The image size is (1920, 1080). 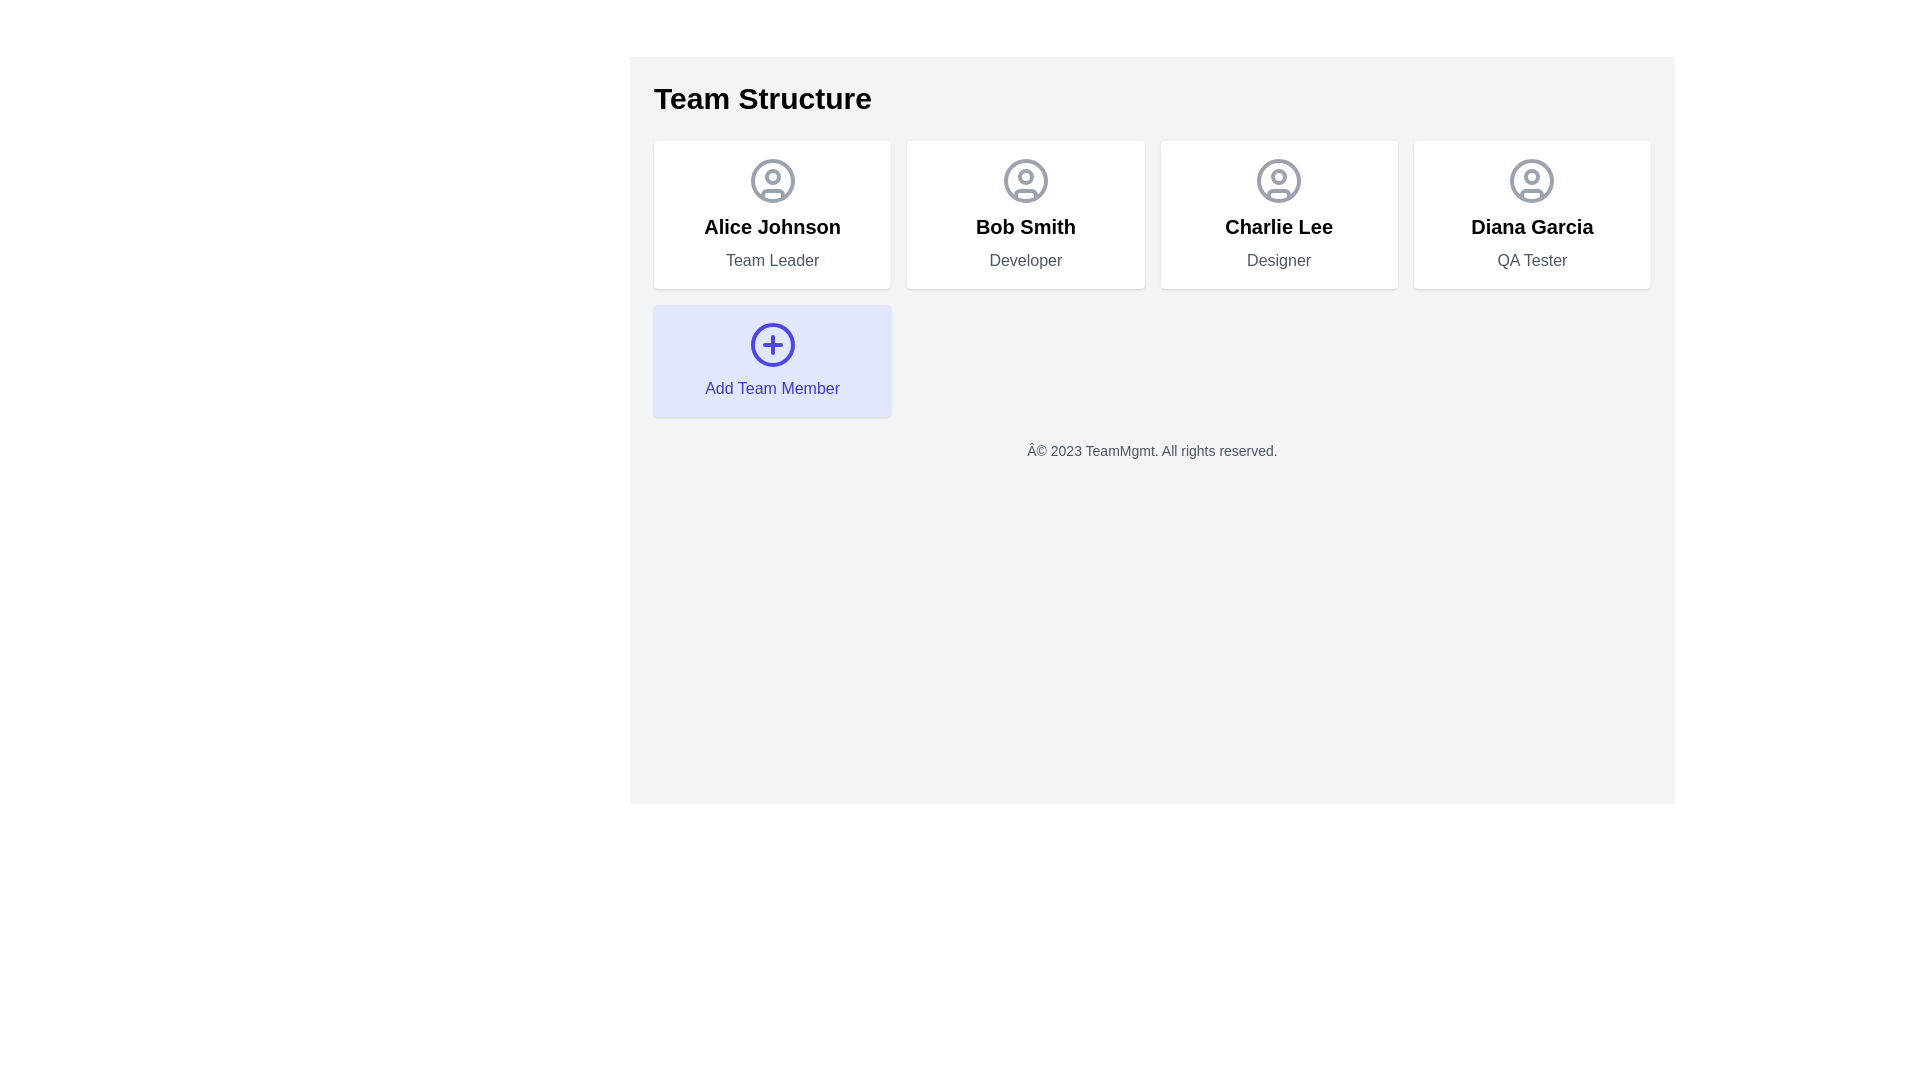 What do you see at coordinates (771, 181) in the screenshot?
I see `the Avatar icon representing 'Alice Johnson', located at the top center of the card for 'Alice Johnson Team Leader' in the 'Team Structure' section` at bounding box center [771, 181].